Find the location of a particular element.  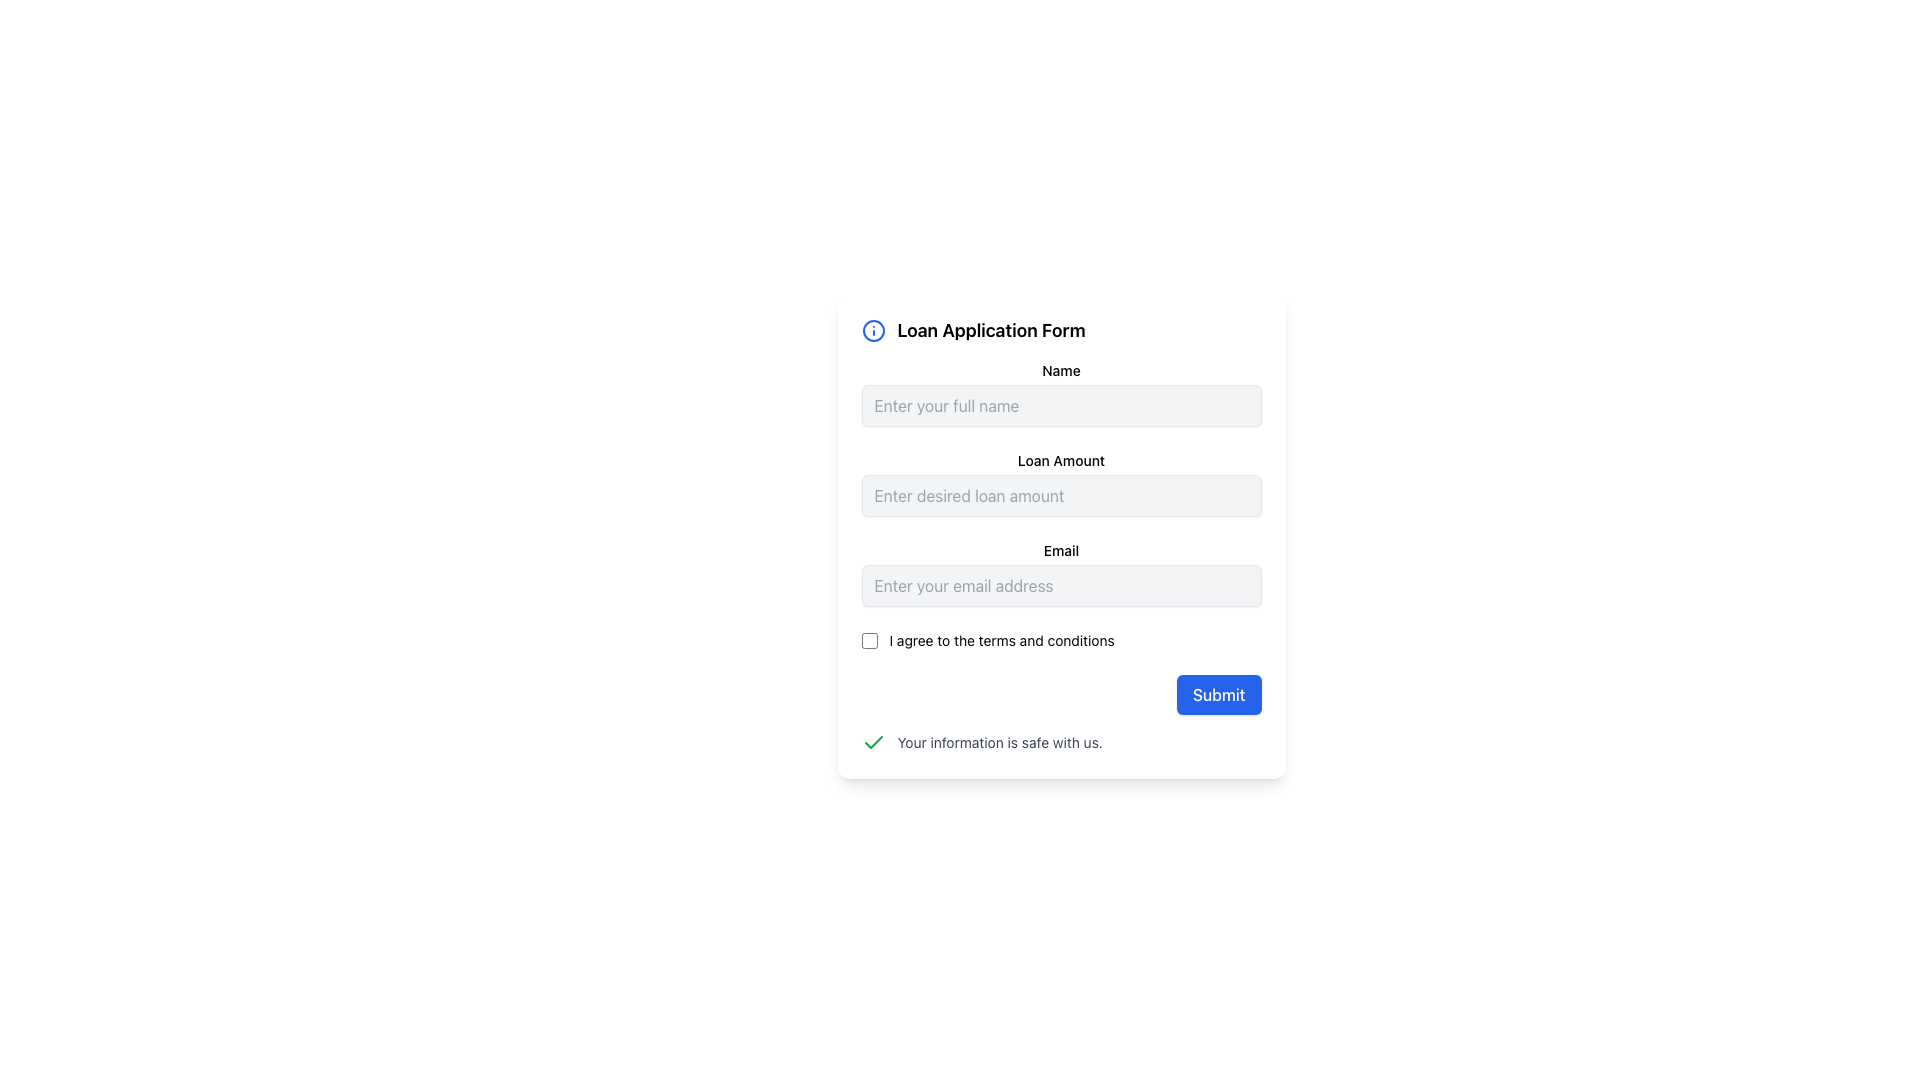

the 'Loan Amount' text label, which is styled with a medium font size and serves as a label above the input field for entering the loan amount is located at coordinates (1060, 461).